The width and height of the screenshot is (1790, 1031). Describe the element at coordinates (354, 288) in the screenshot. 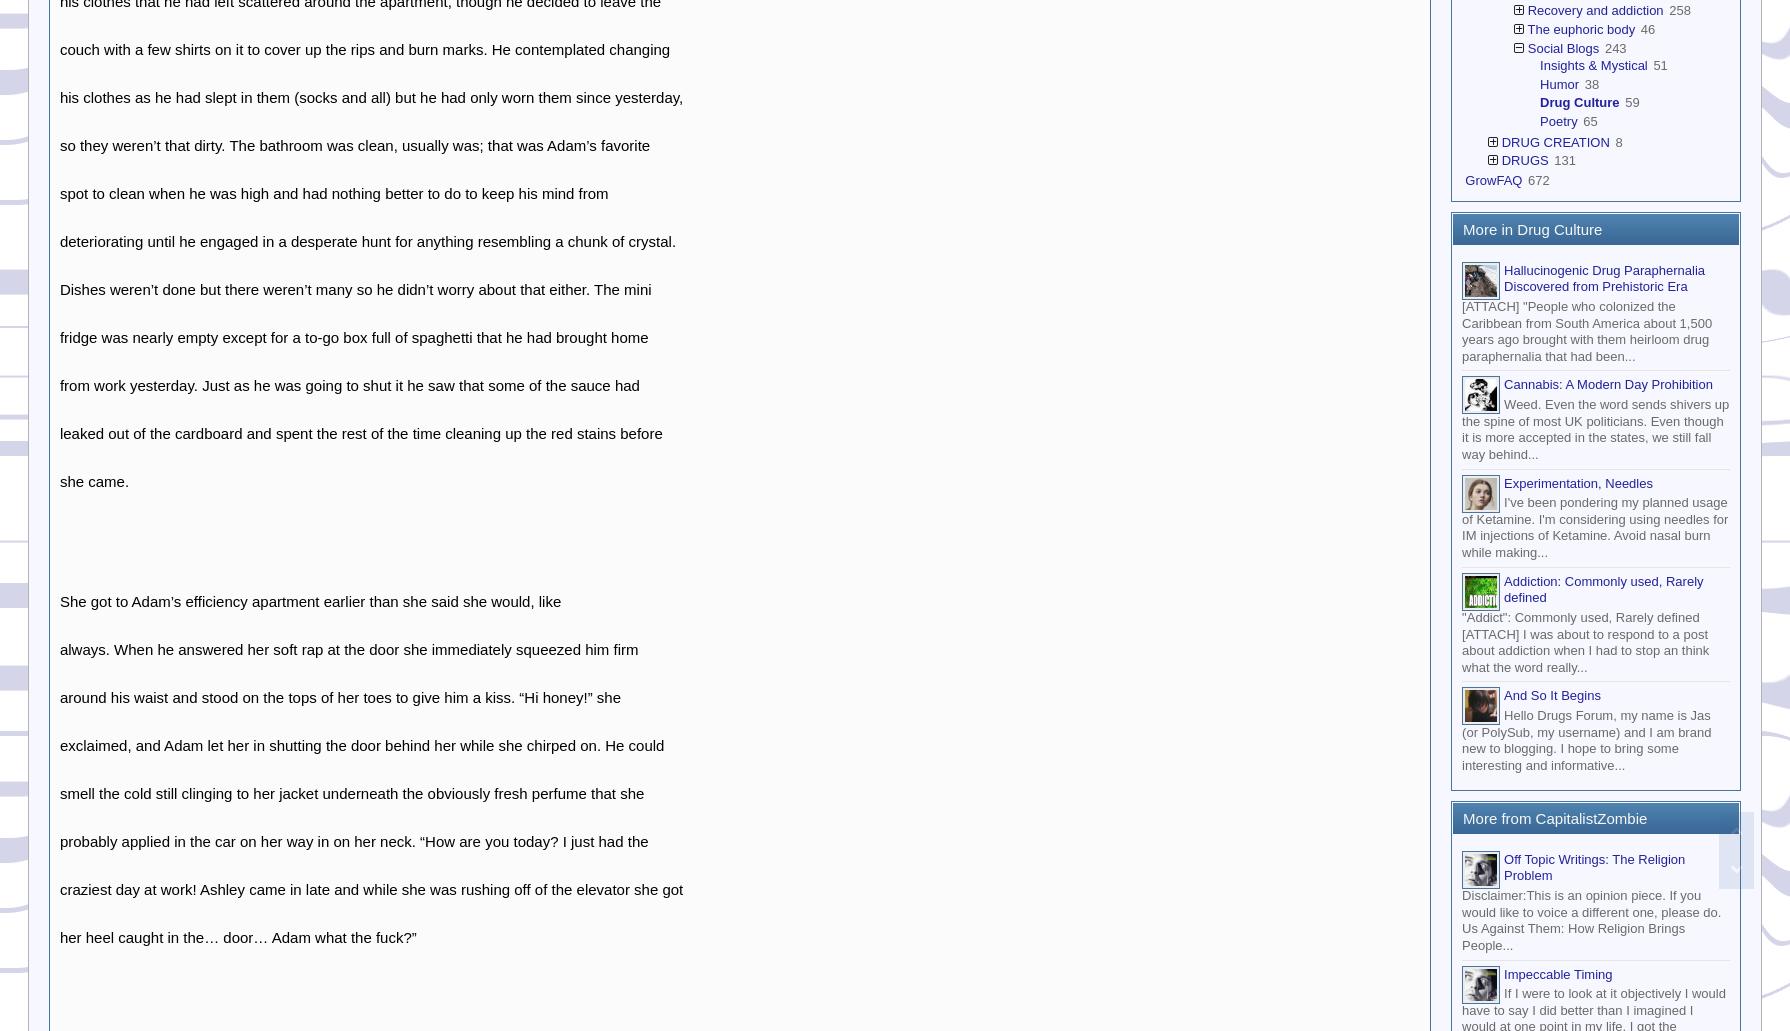

I see `'Dishes weren’t done but there weren’t many so he didn’t worry about that either. The mini'` at that location.